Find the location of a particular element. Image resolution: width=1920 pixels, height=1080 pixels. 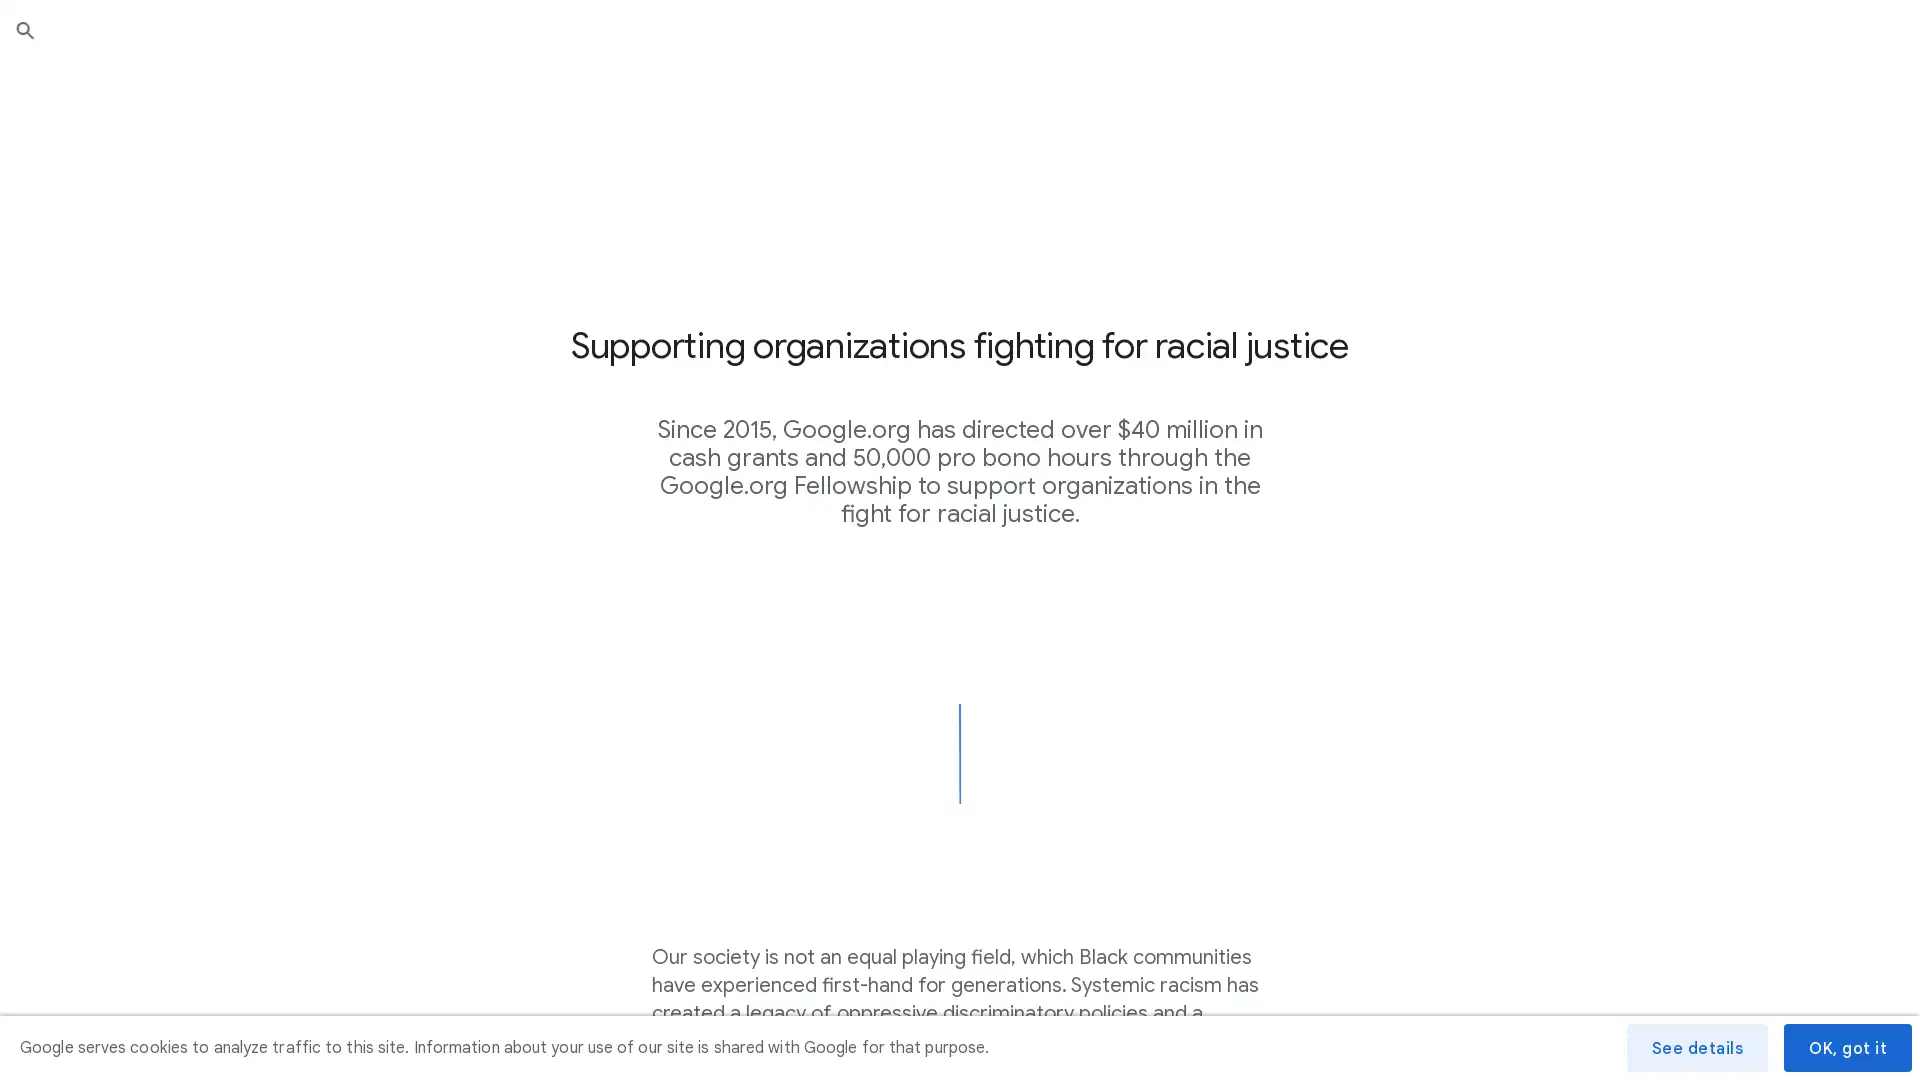

Close search is located at coordinates (1871, 31).